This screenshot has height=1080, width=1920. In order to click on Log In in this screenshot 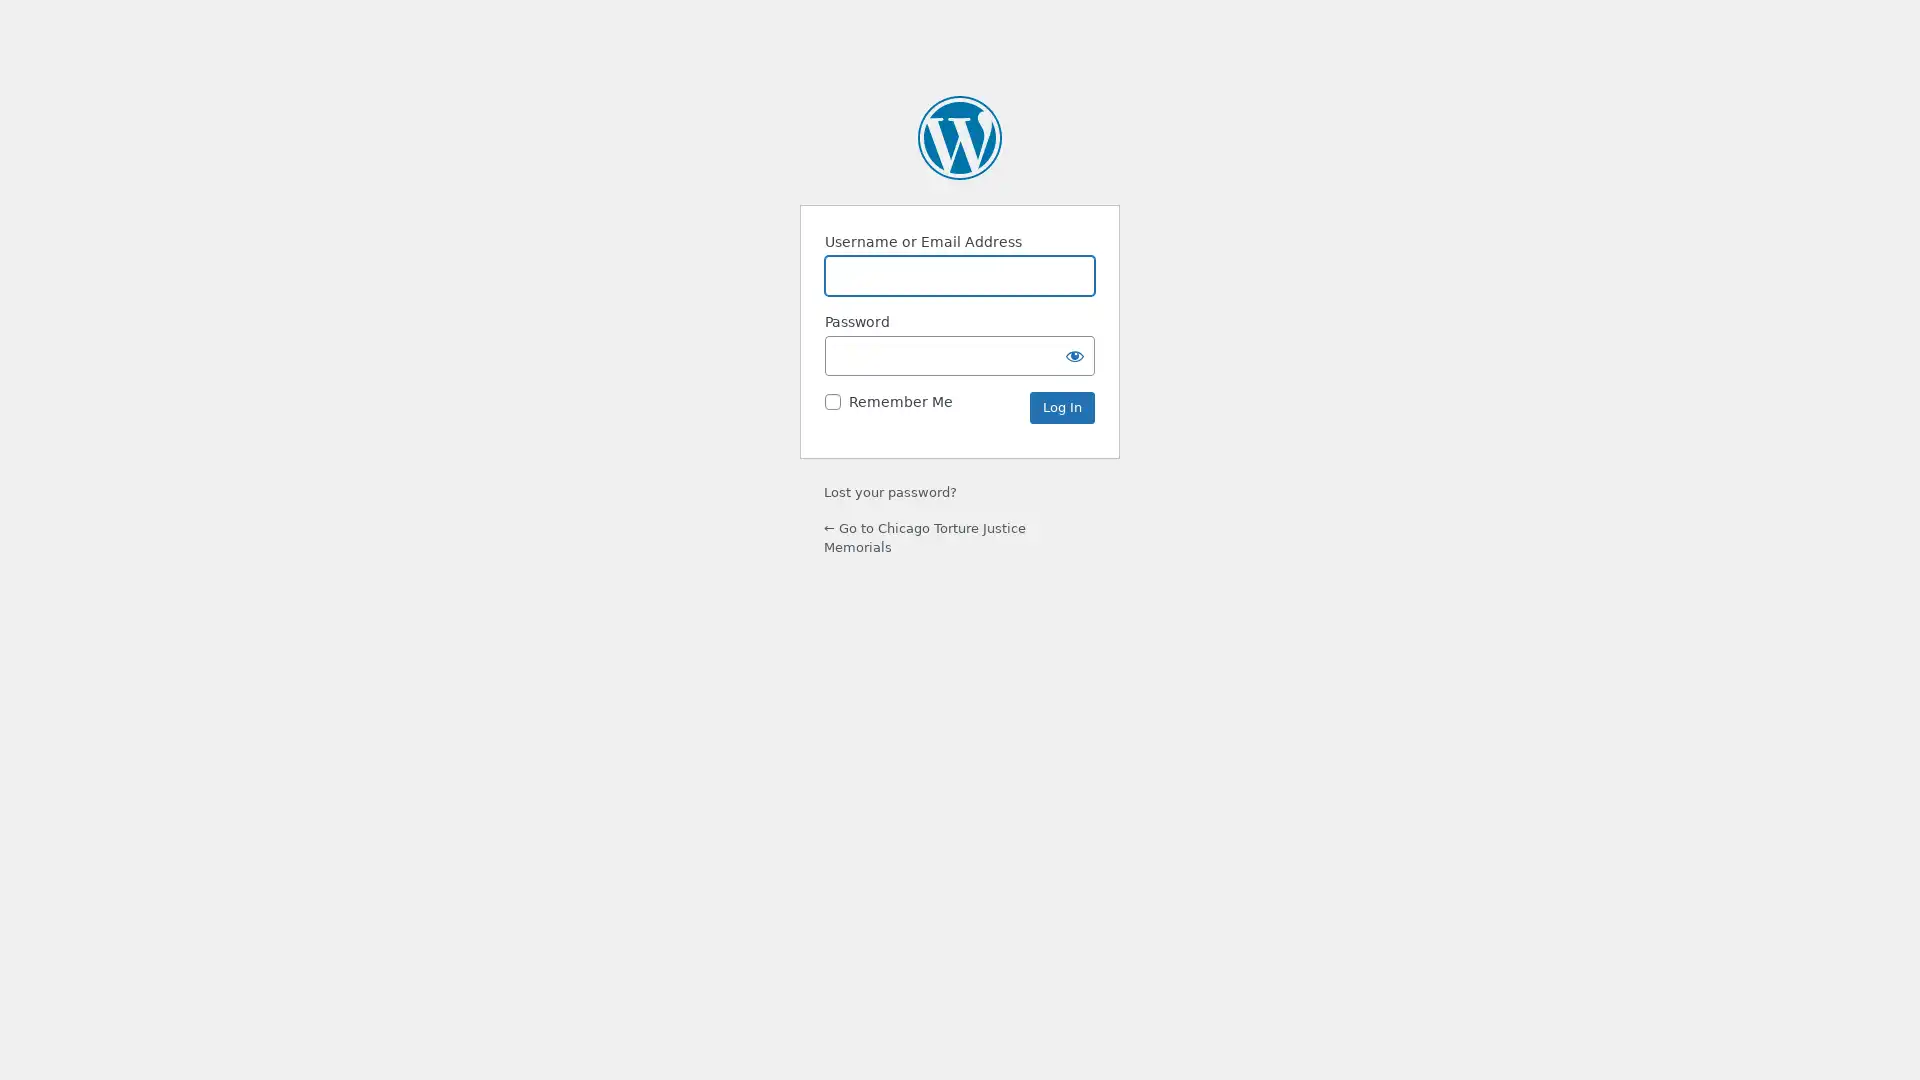, I will do `click(1061, 407)`.